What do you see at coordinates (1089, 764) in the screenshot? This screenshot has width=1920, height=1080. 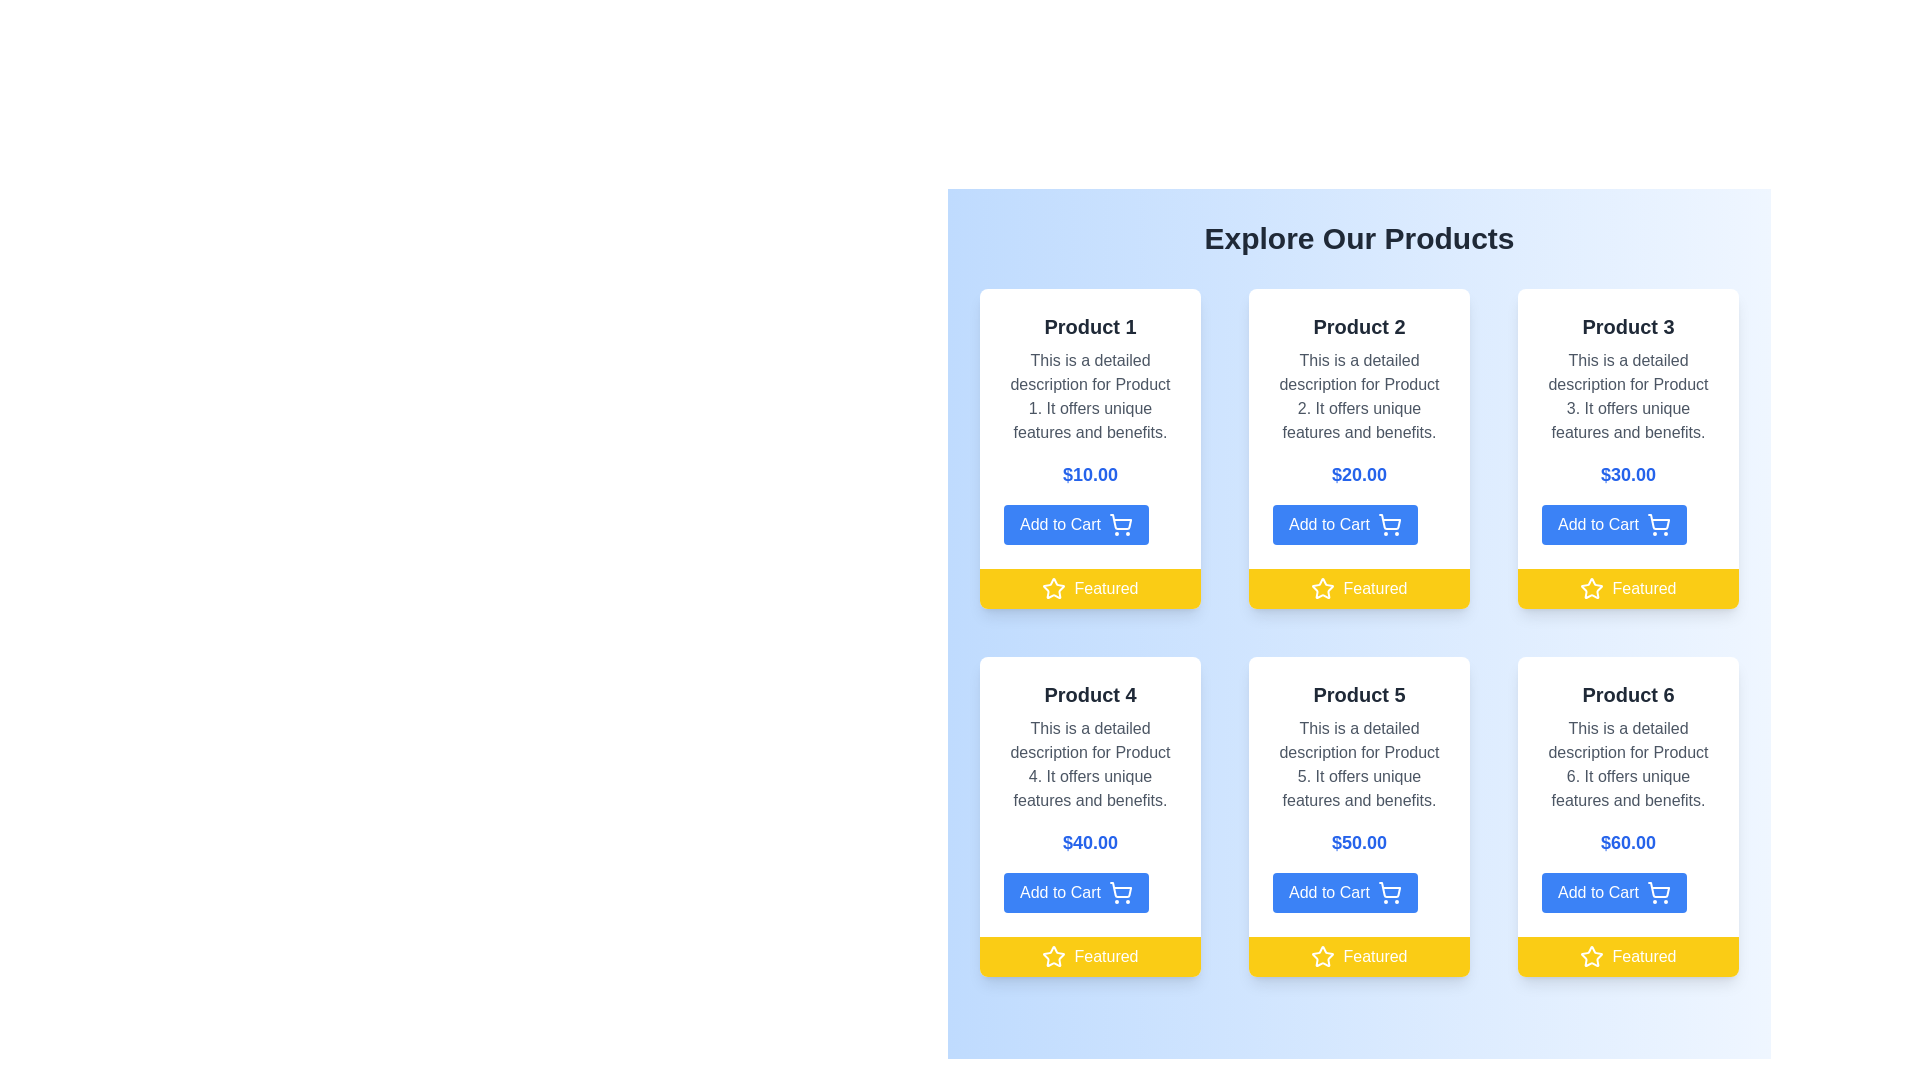 I see `the static text that reads 'This is a detailed description for Product 4.' located beneath the product title 'Product 4' in the card layout` at bounding box center [1089, 764].